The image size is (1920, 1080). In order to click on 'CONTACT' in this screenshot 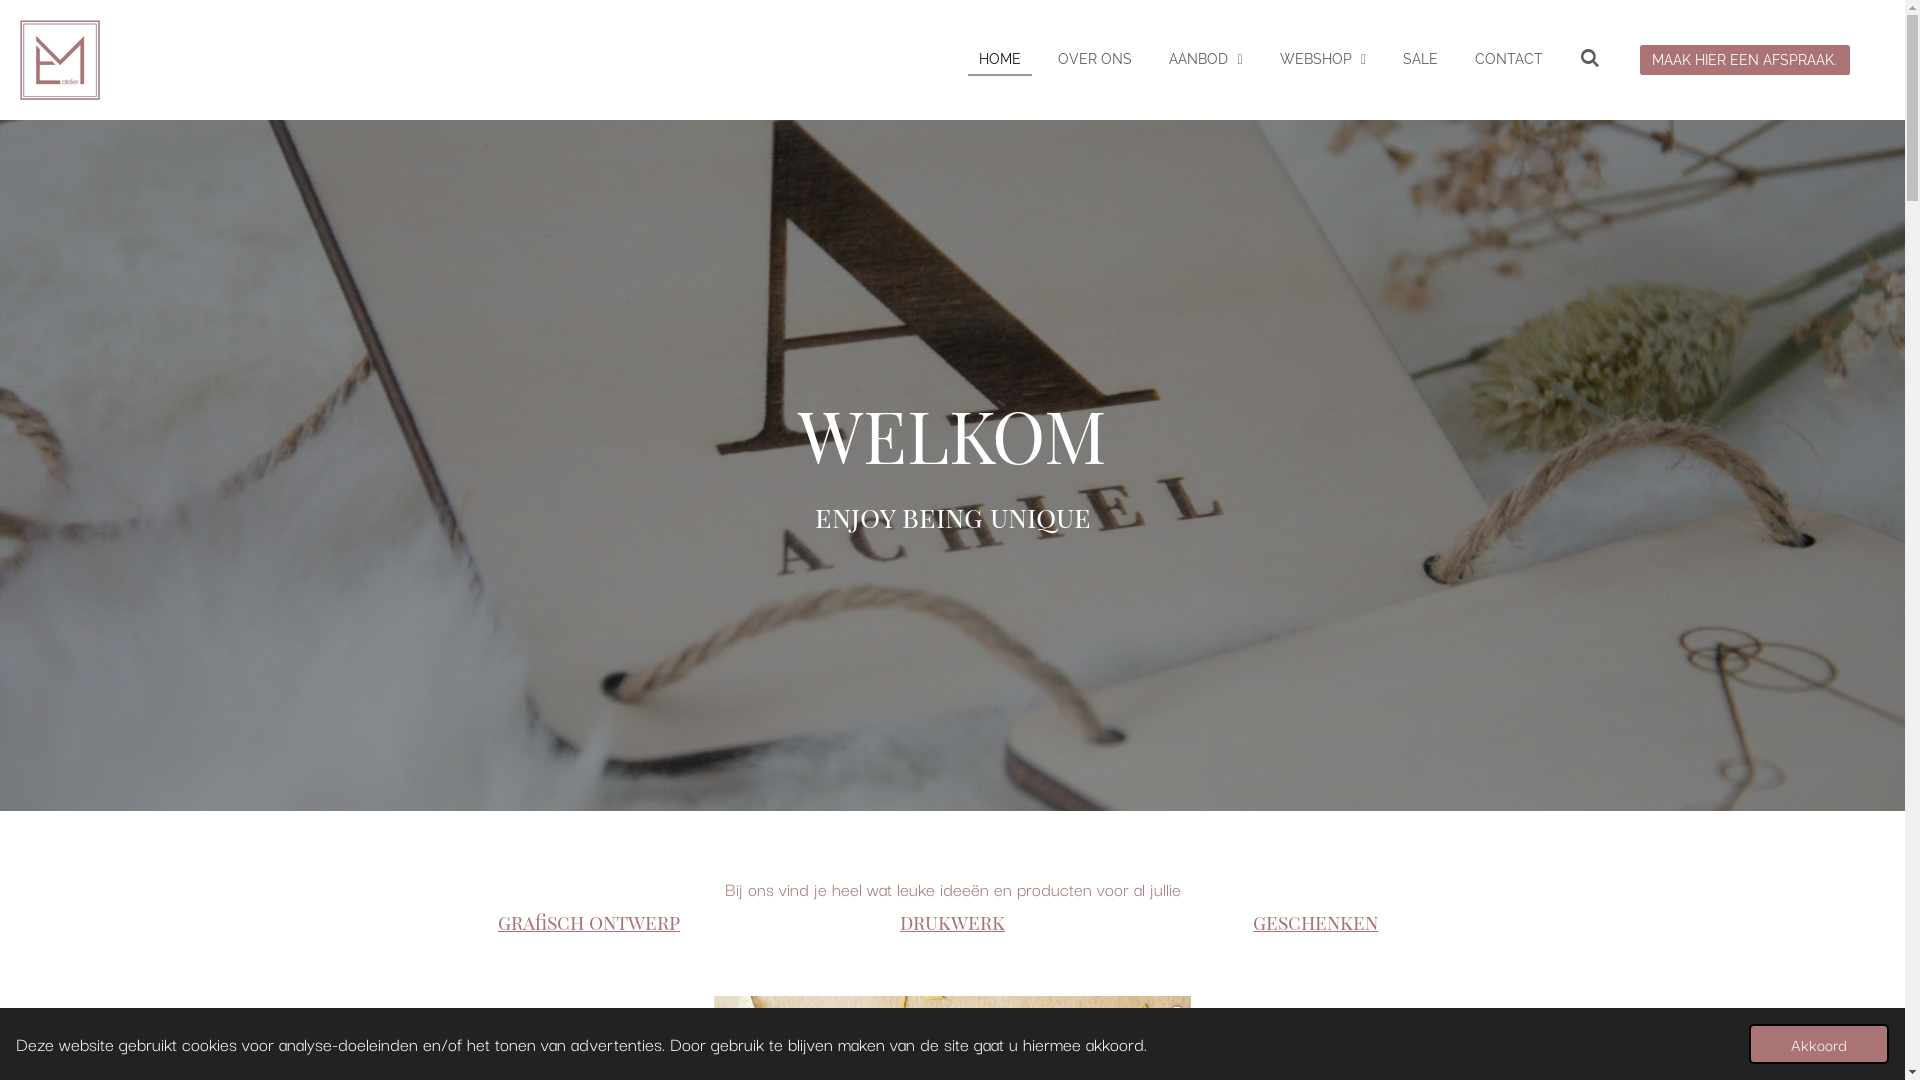, I will do `click(1464, 58)`.